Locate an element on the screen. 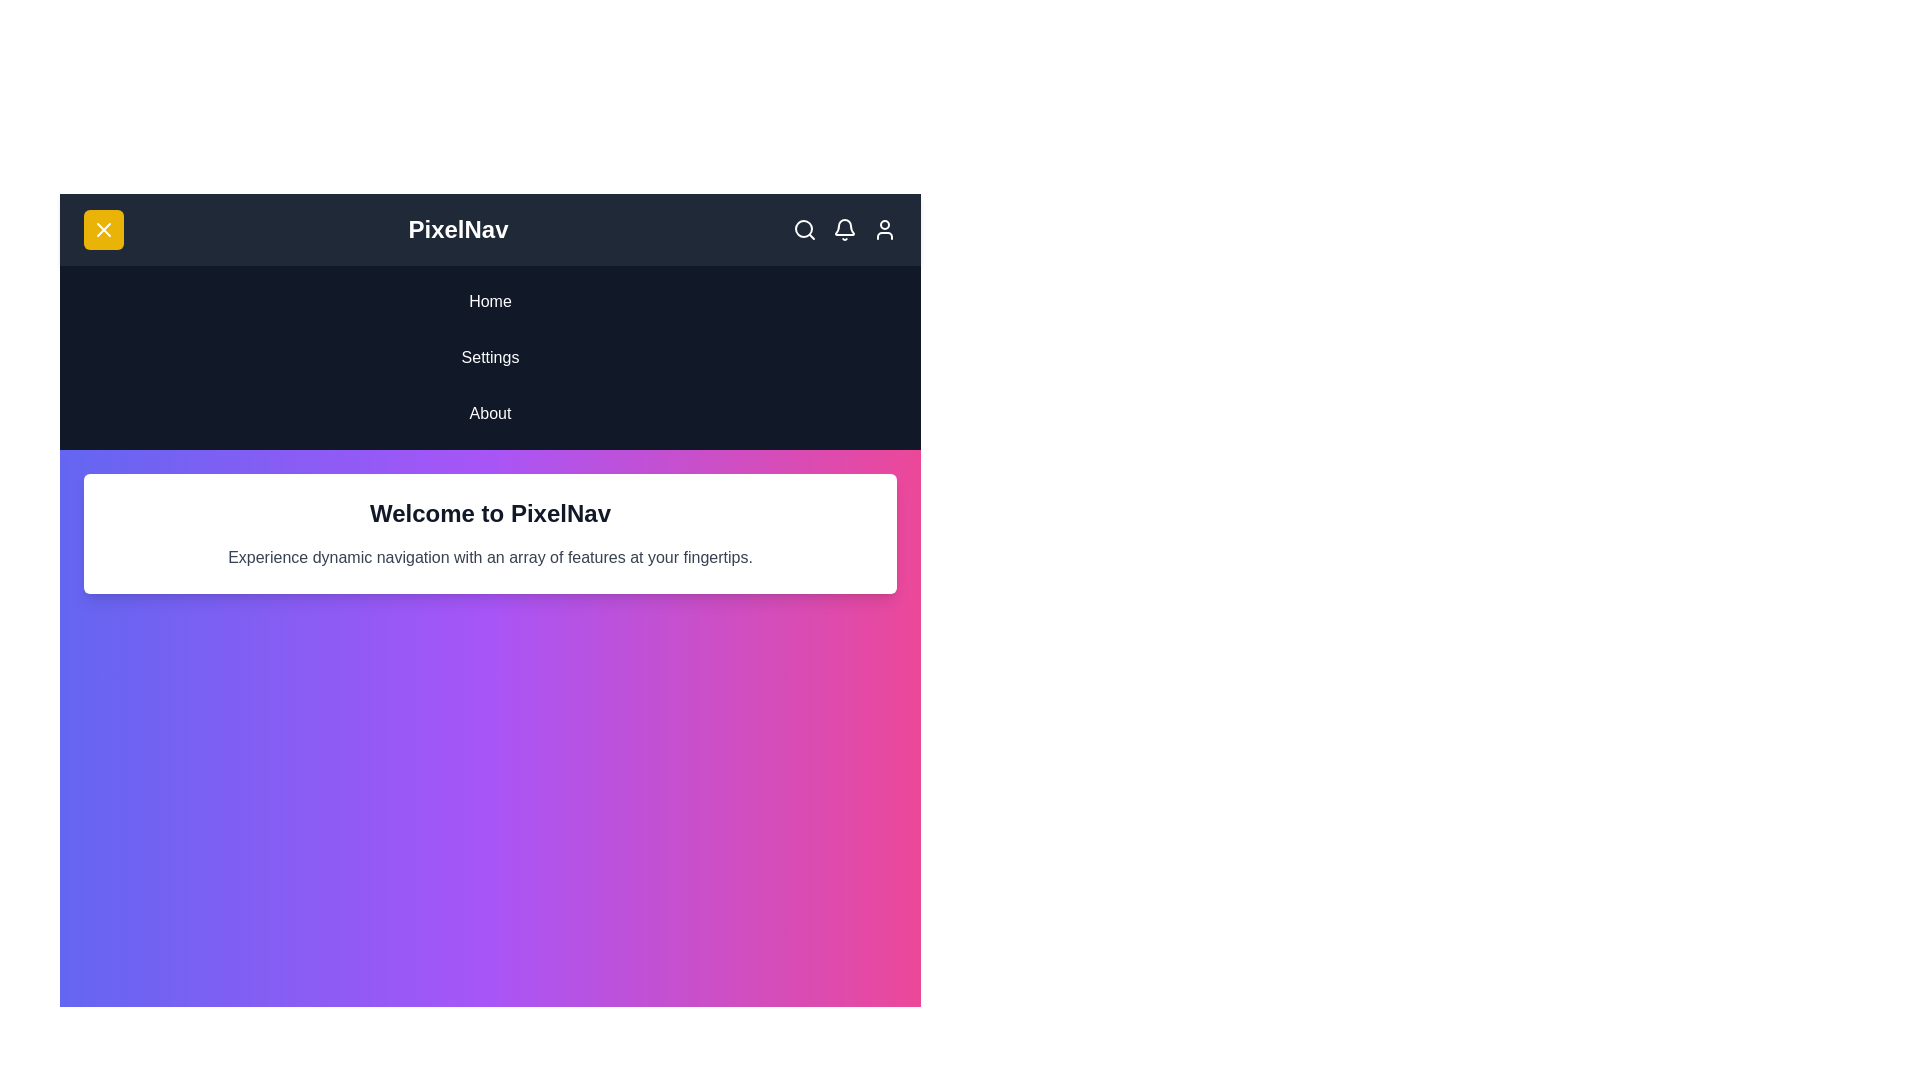  the interactive elements: menu_button is located at coordinates (103, 229).